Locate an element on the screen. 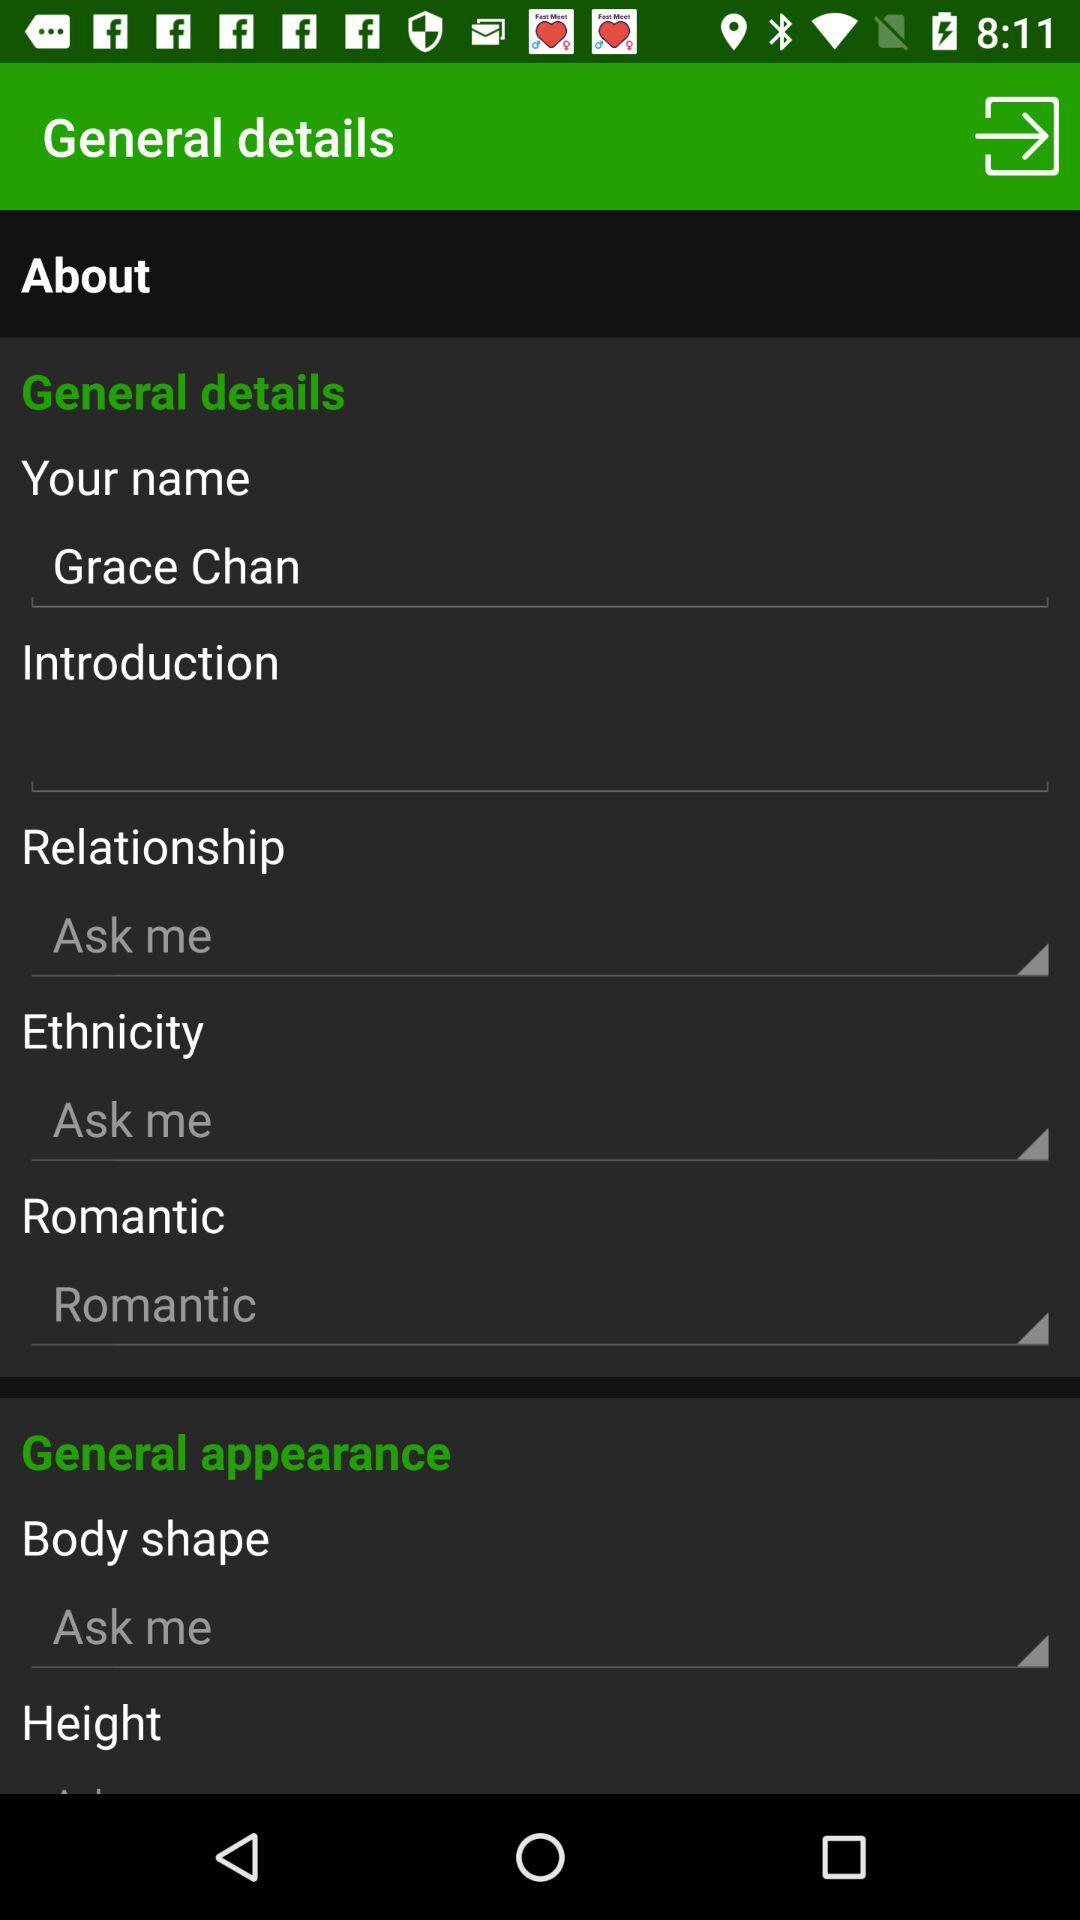 The width and height of the screenshot is (1080, 1920). the button at the right bottom corner of the page is located at coordinates (1017, 136).